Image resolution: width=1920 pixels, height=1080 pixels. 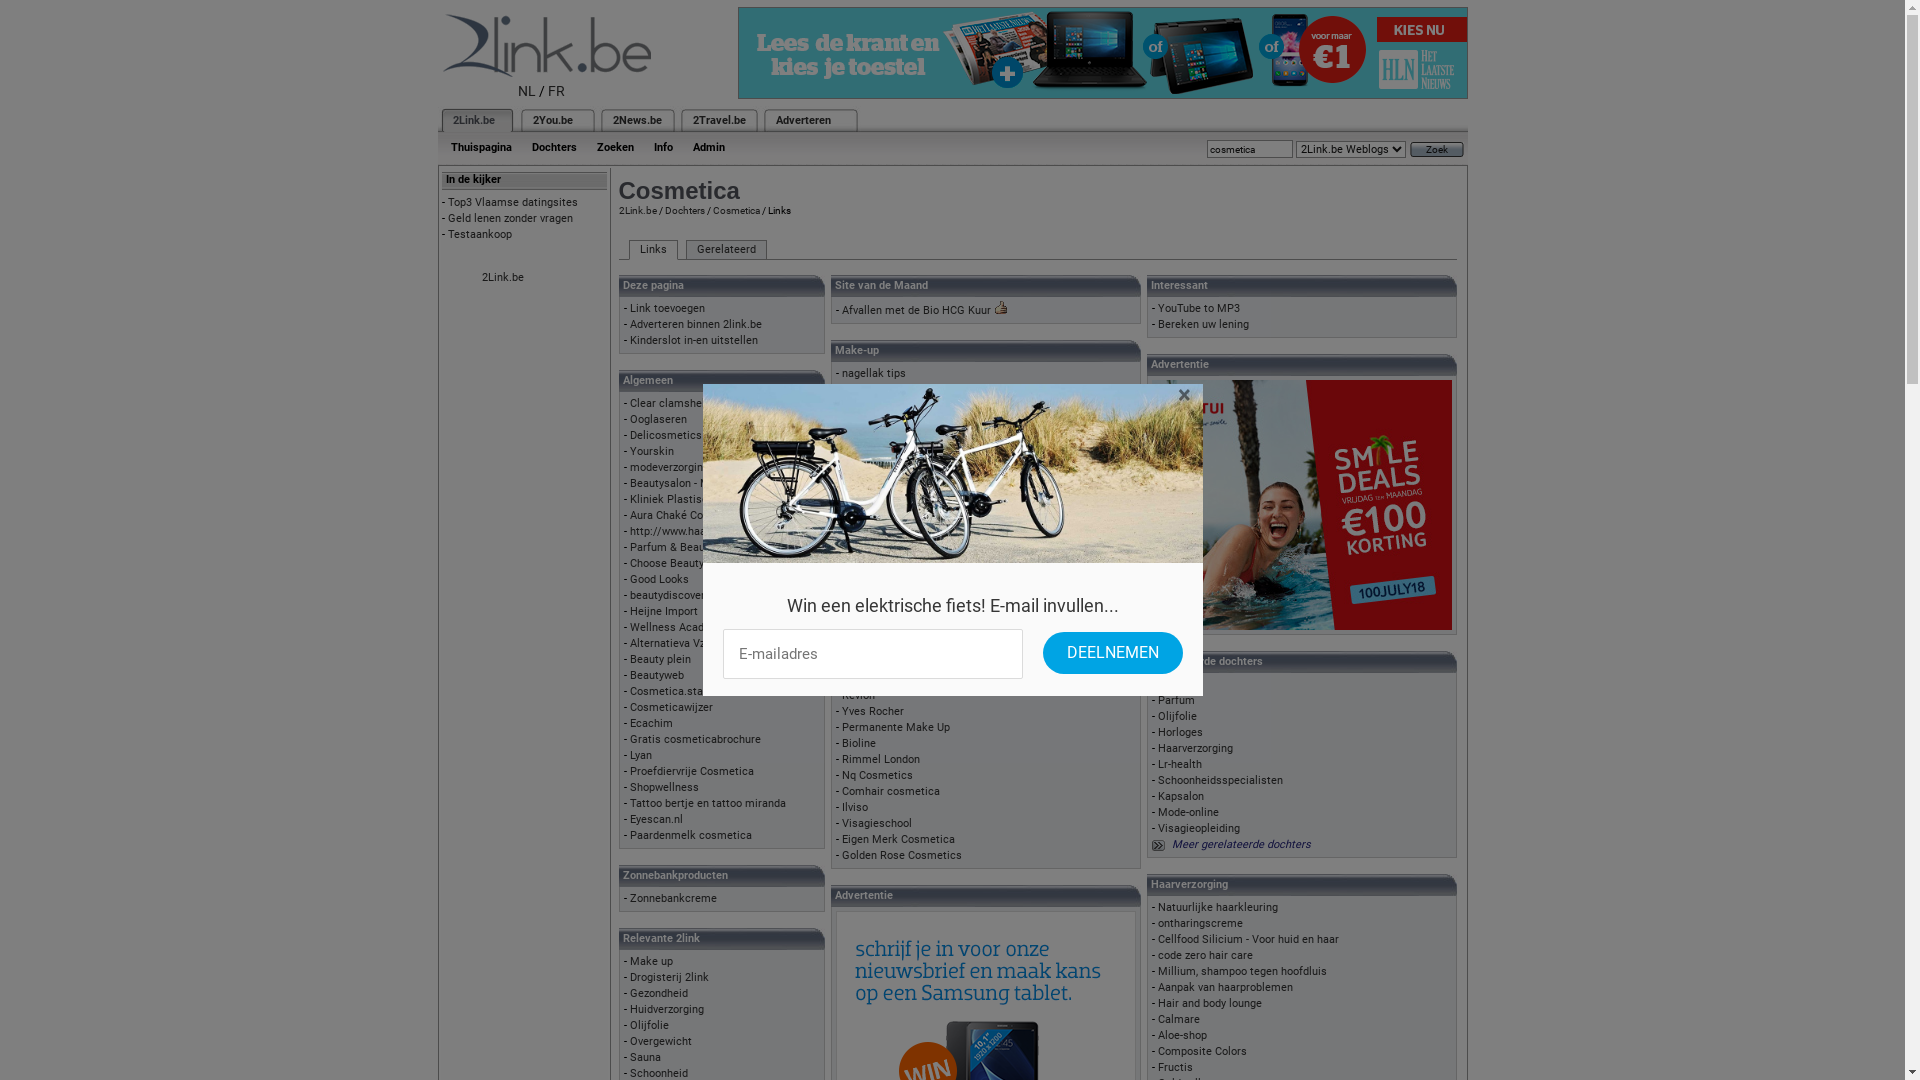 I want to click on 'Composite Colors', so click(x=1201, y=1050).